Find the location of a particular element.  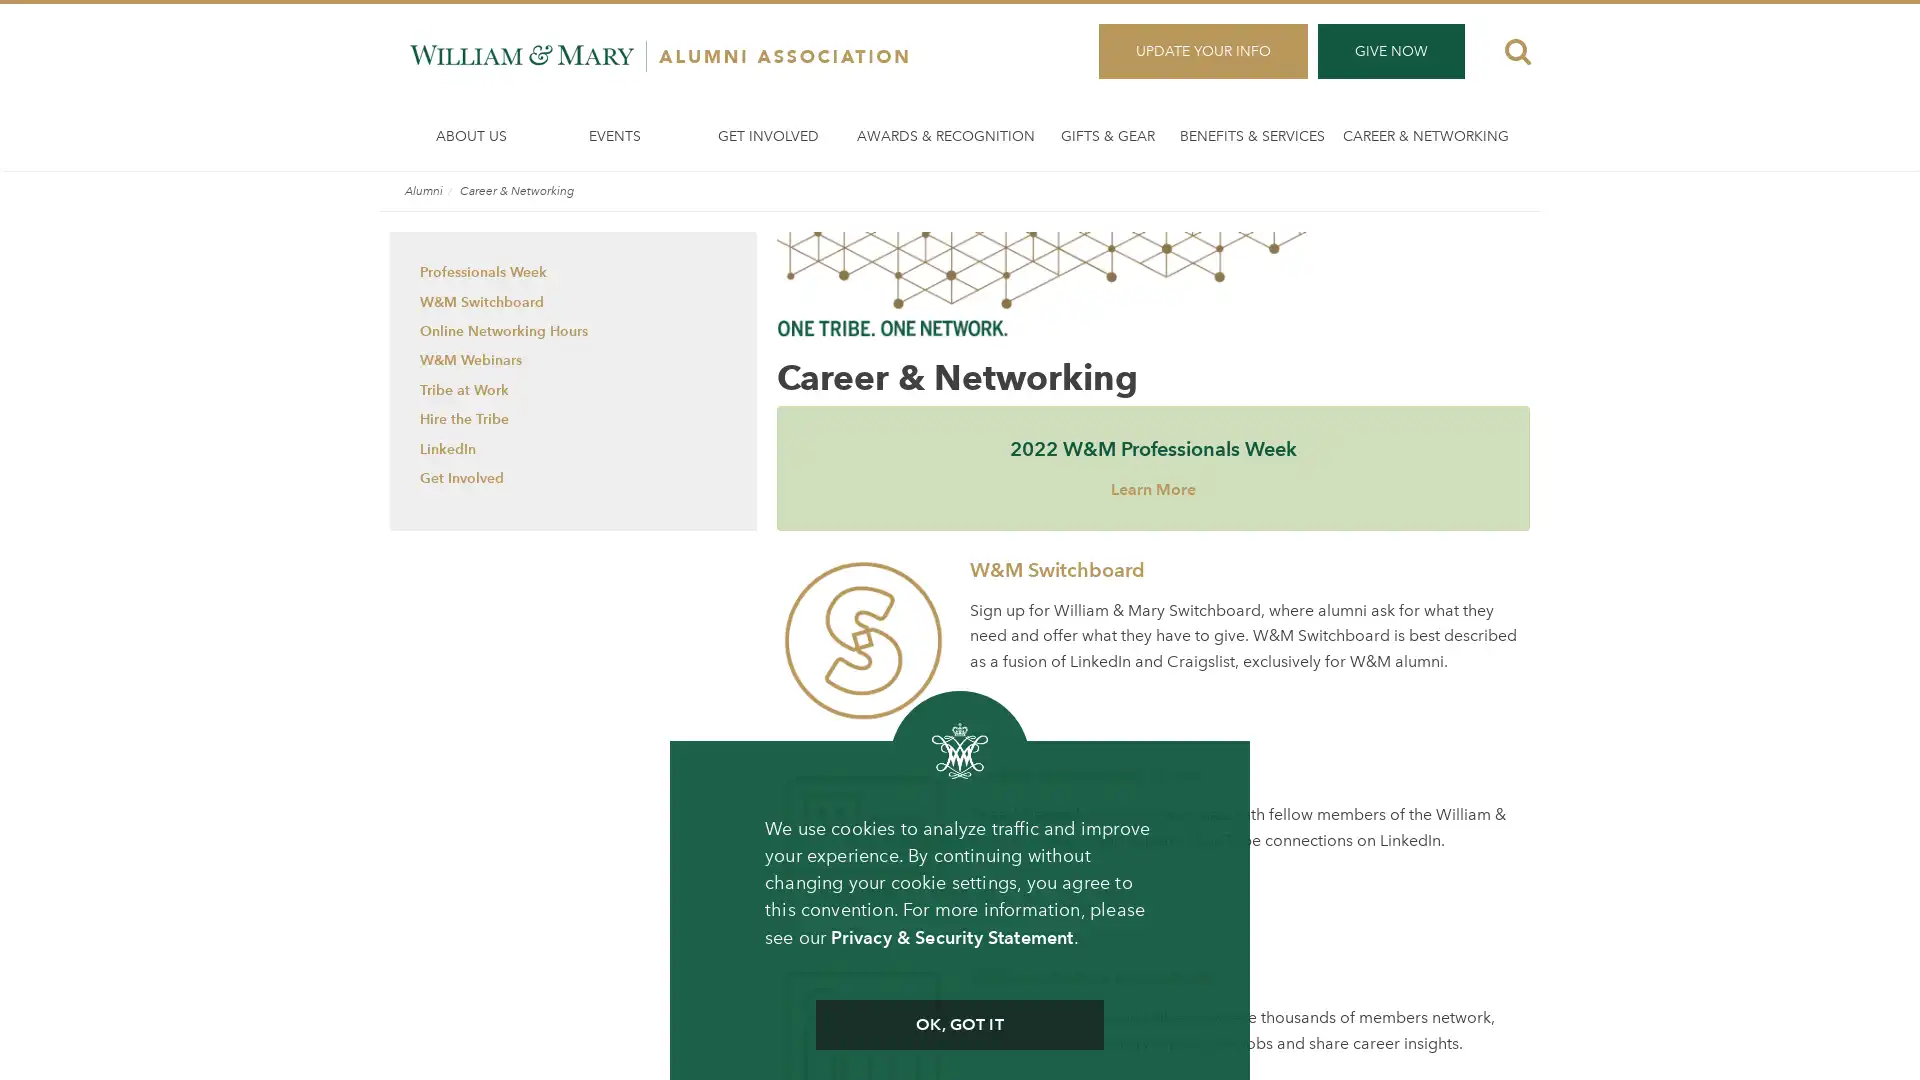

OK, GOT IT is located at coordinates (958, 1025).